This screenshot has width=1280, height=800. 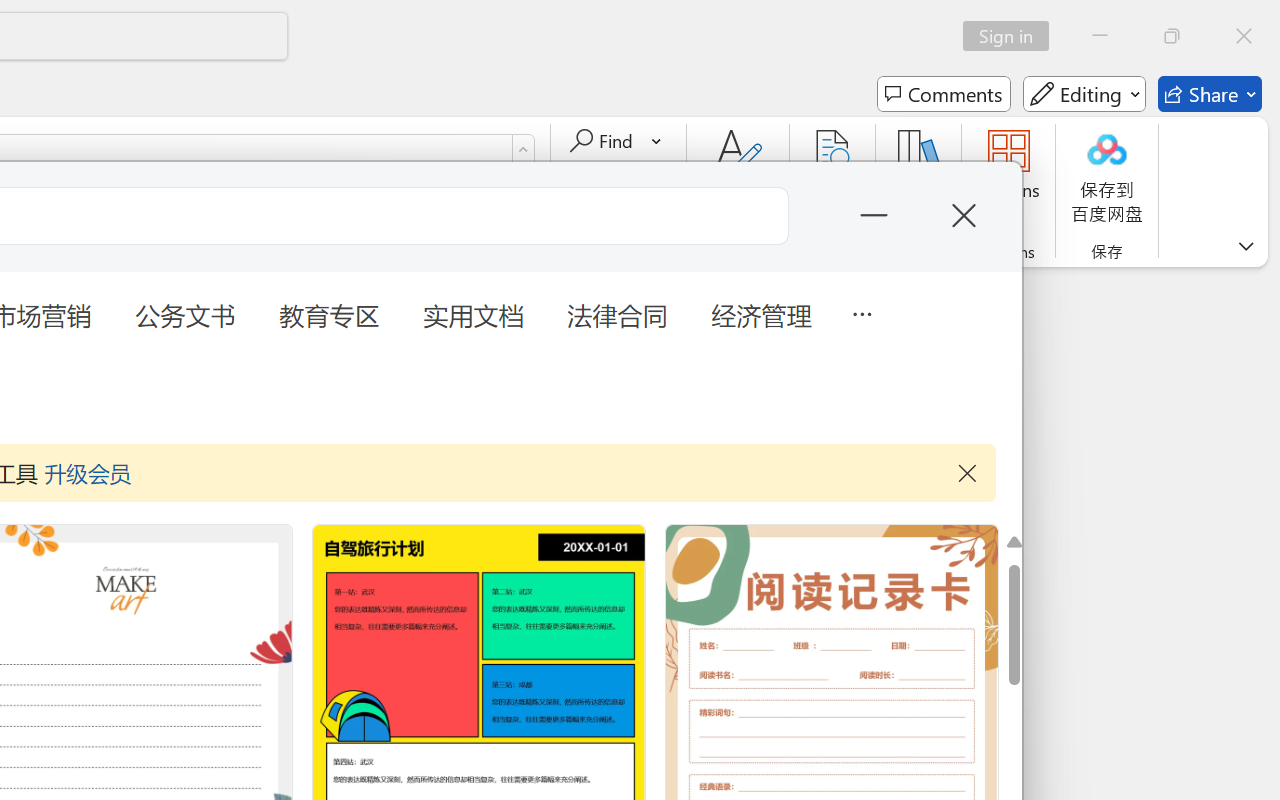 I want to click on '5 more tabs', so click(x=861, y=311).